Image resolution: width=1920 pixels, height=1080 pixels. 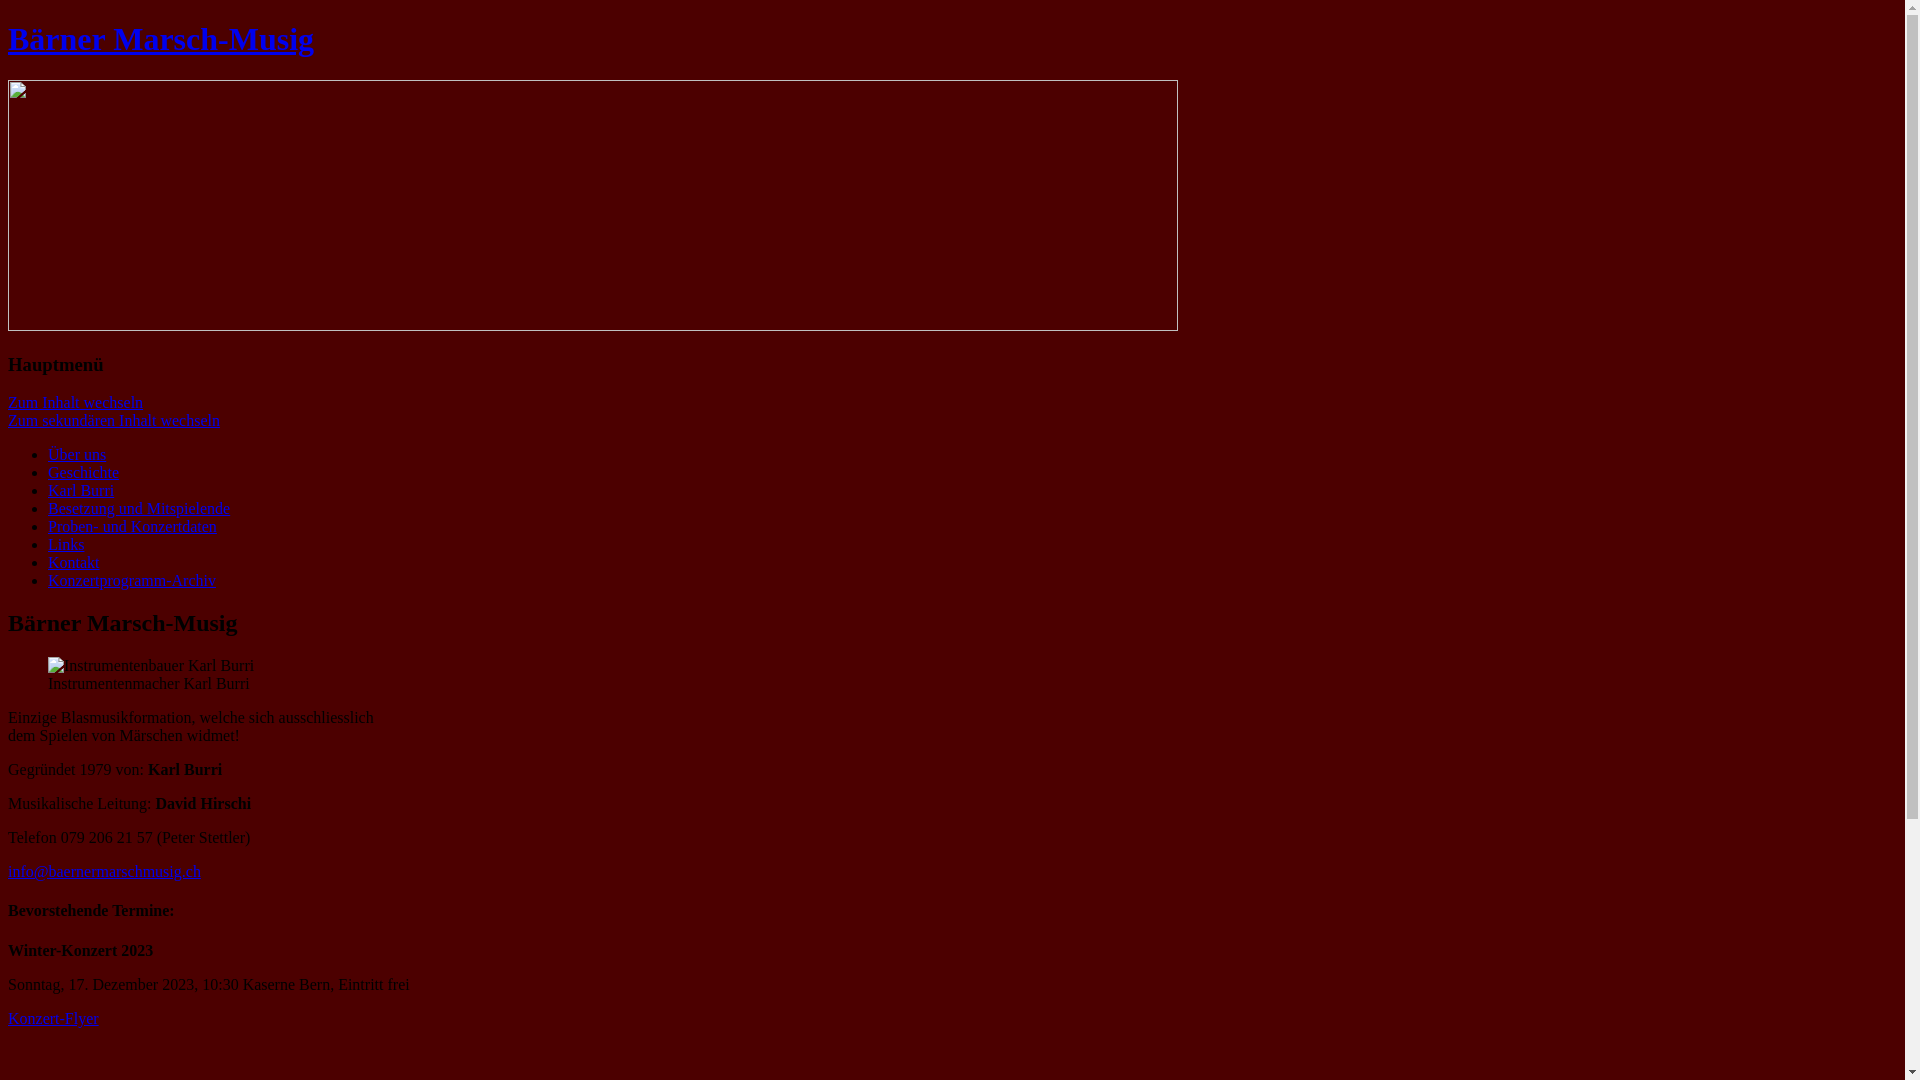 What do you see at coordinates (73, 562) in the screenshot?
I see `'Kontakt'` at bounding box center [73, 562].